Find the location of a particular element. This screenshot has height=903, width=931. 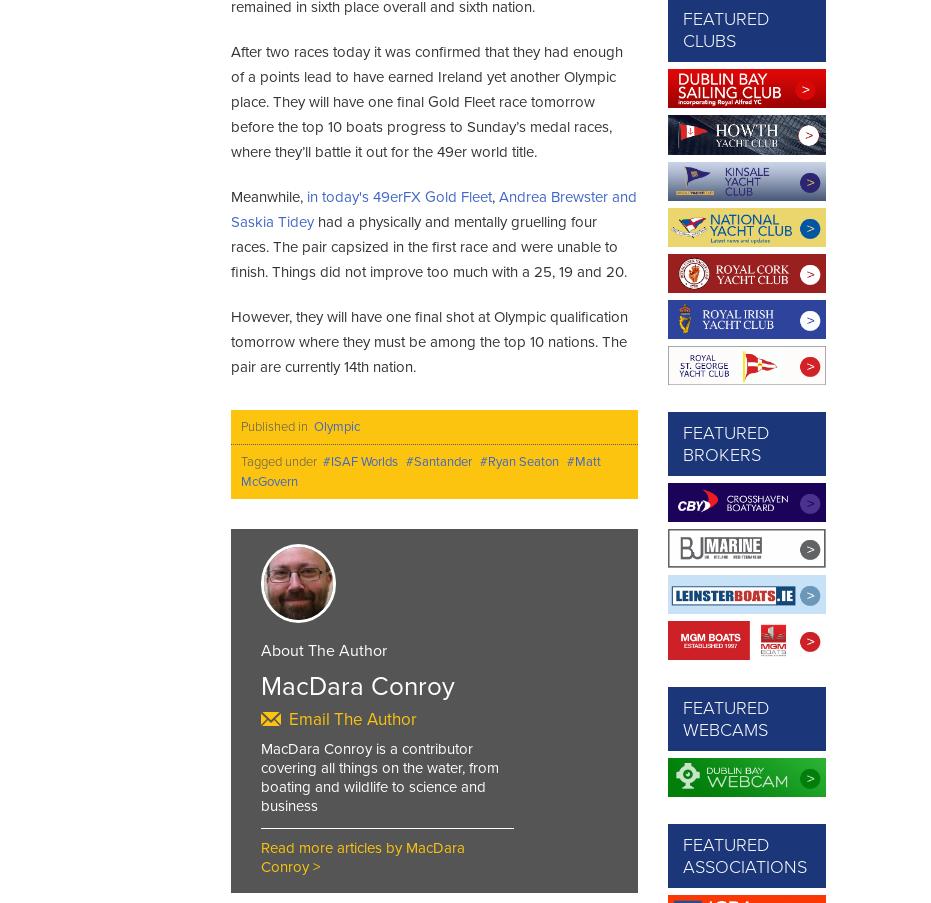

'Featured Brokers' is located at coordinates (681, 442).